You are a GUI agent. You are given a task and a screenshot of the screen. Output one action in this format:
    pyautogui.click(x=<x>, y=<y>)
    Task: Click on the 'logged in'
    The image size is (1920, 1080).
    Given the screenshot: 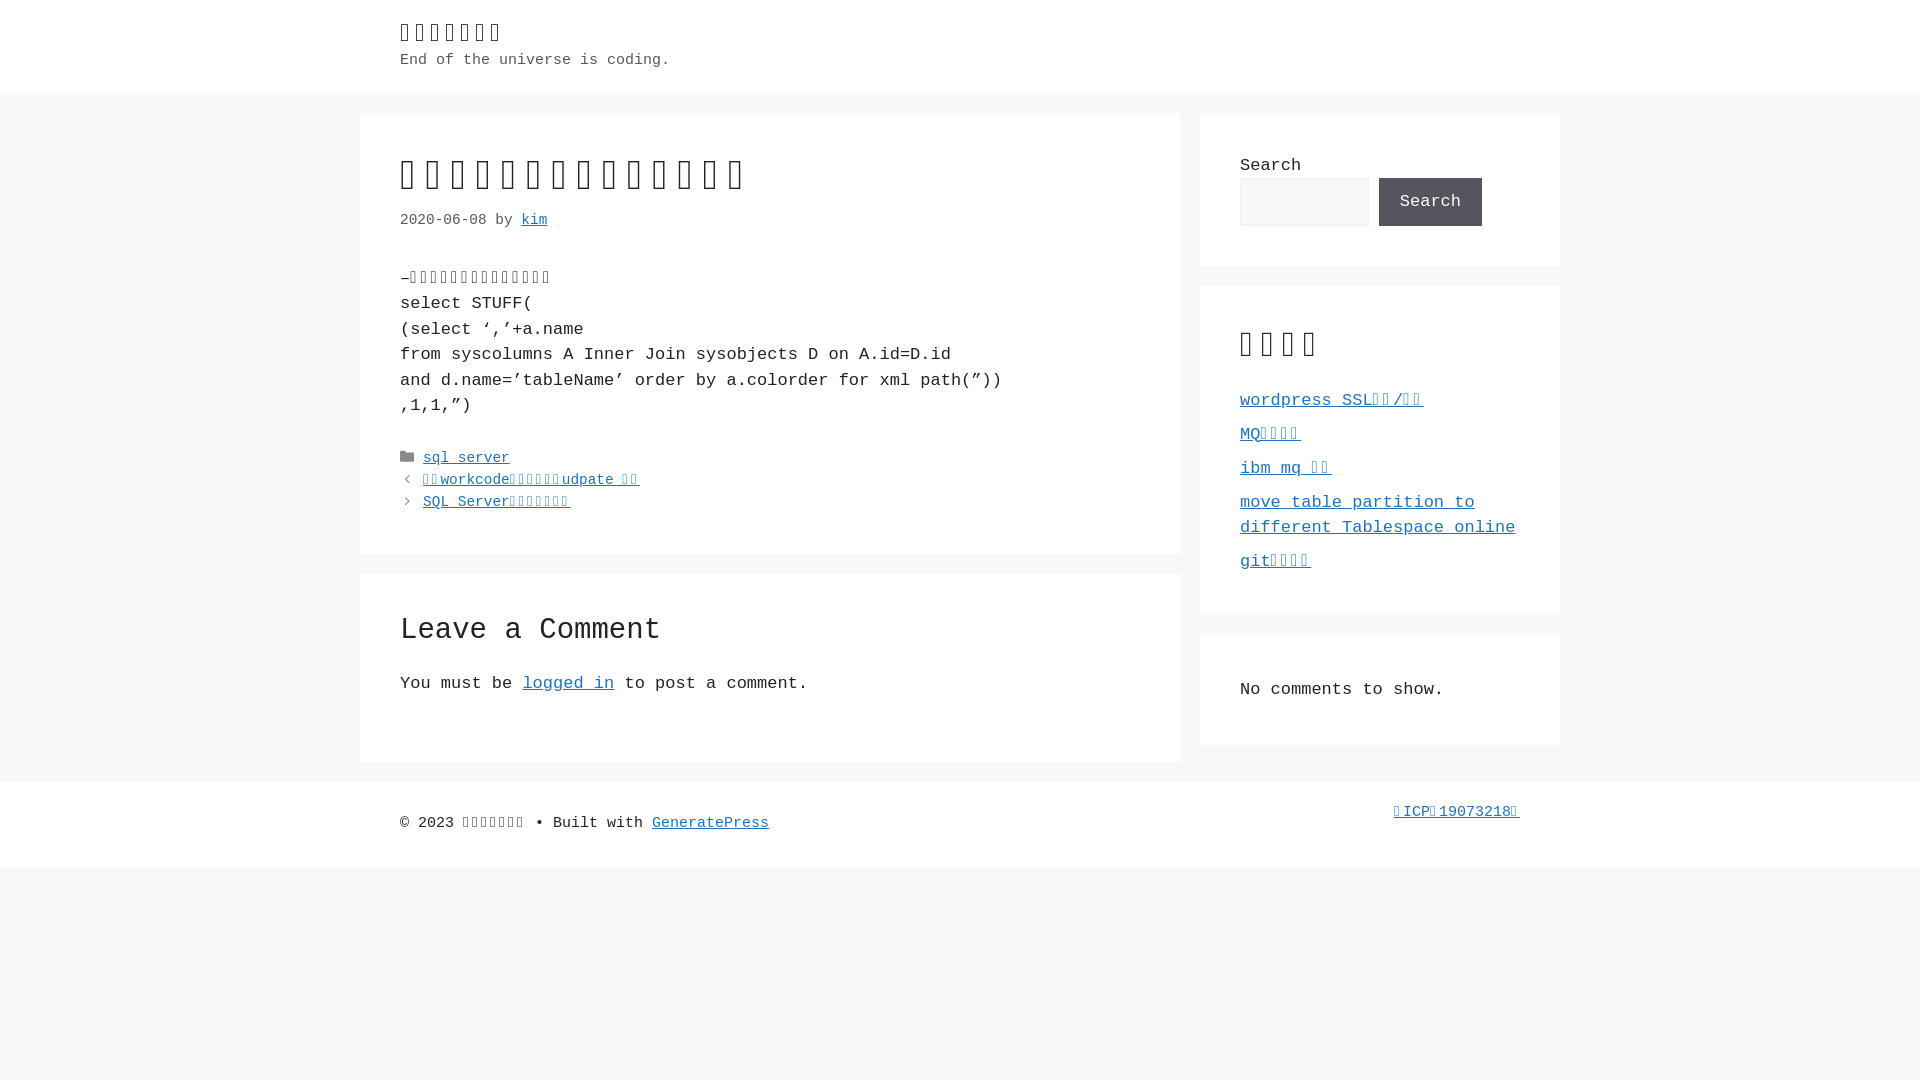 What is the action you would take?
    pyautogui.click(x=566, y=682)
    